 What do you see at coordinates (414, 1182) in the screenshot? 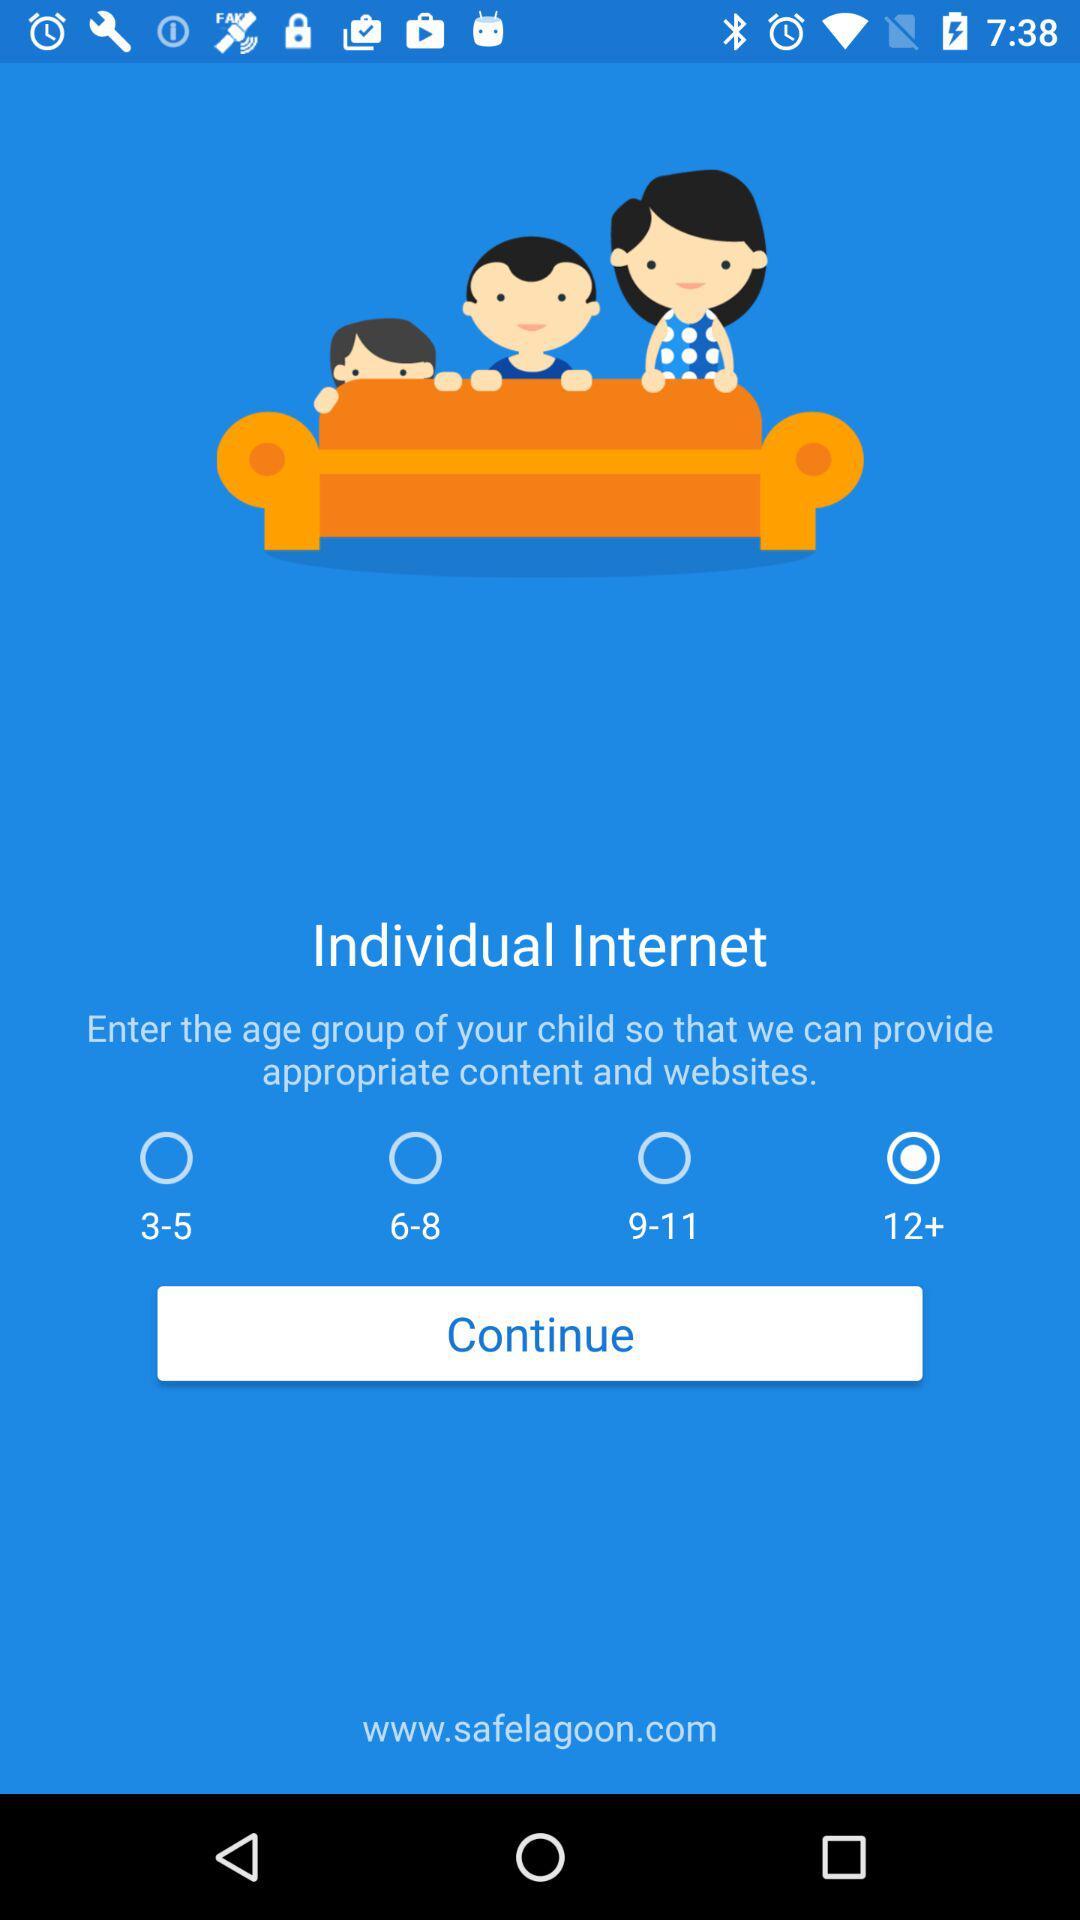
I see `item next to 3-5` at bounding box center [414, 1182].